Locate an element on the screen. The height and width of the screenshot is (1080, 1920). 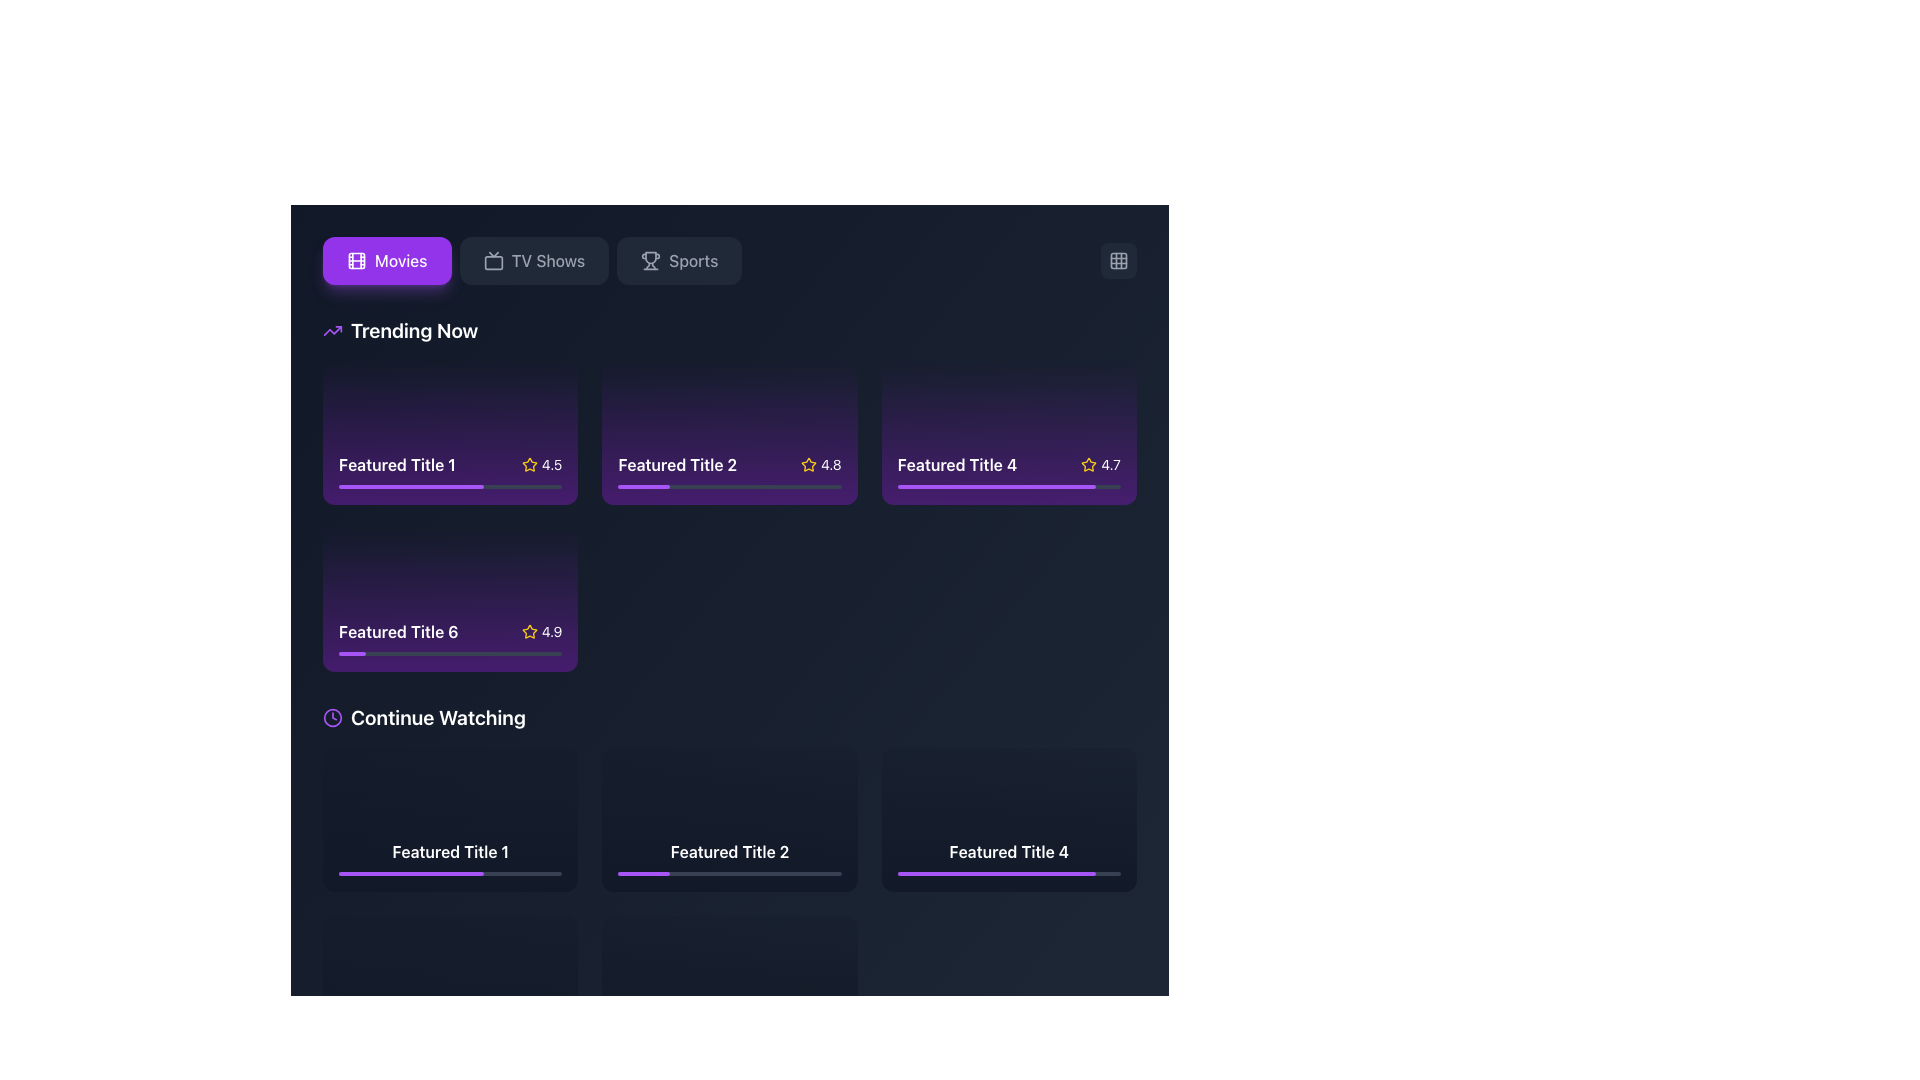
the star-shaped icon that indicates the rating of the media item in the Featured Title 4 card within the Trending Now section is located at coordinates (1088, 464).